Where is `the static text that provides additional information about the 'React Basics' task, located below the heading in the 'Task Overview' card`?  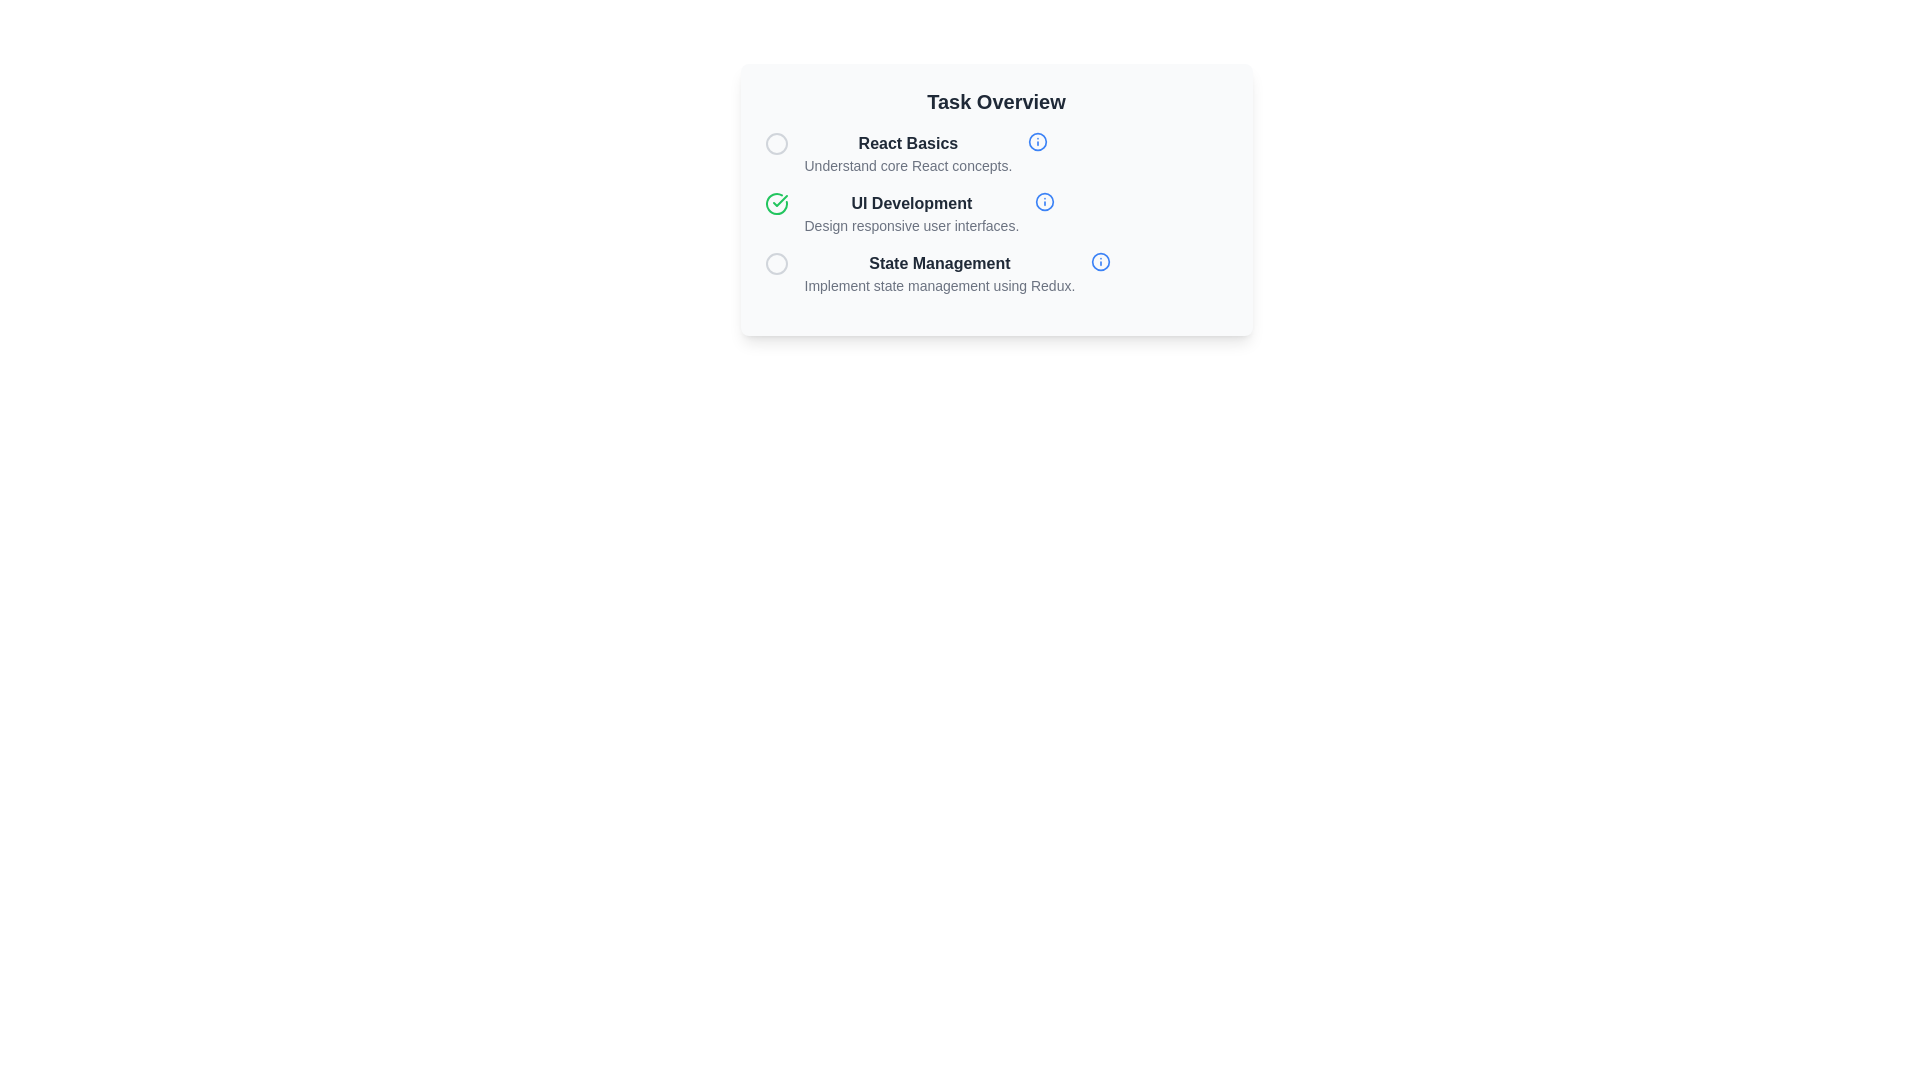
the static text that provides additional information about the 'React Basics' task, located below the heading in the 'Task Overview' card is located at coordinates (907, 164).